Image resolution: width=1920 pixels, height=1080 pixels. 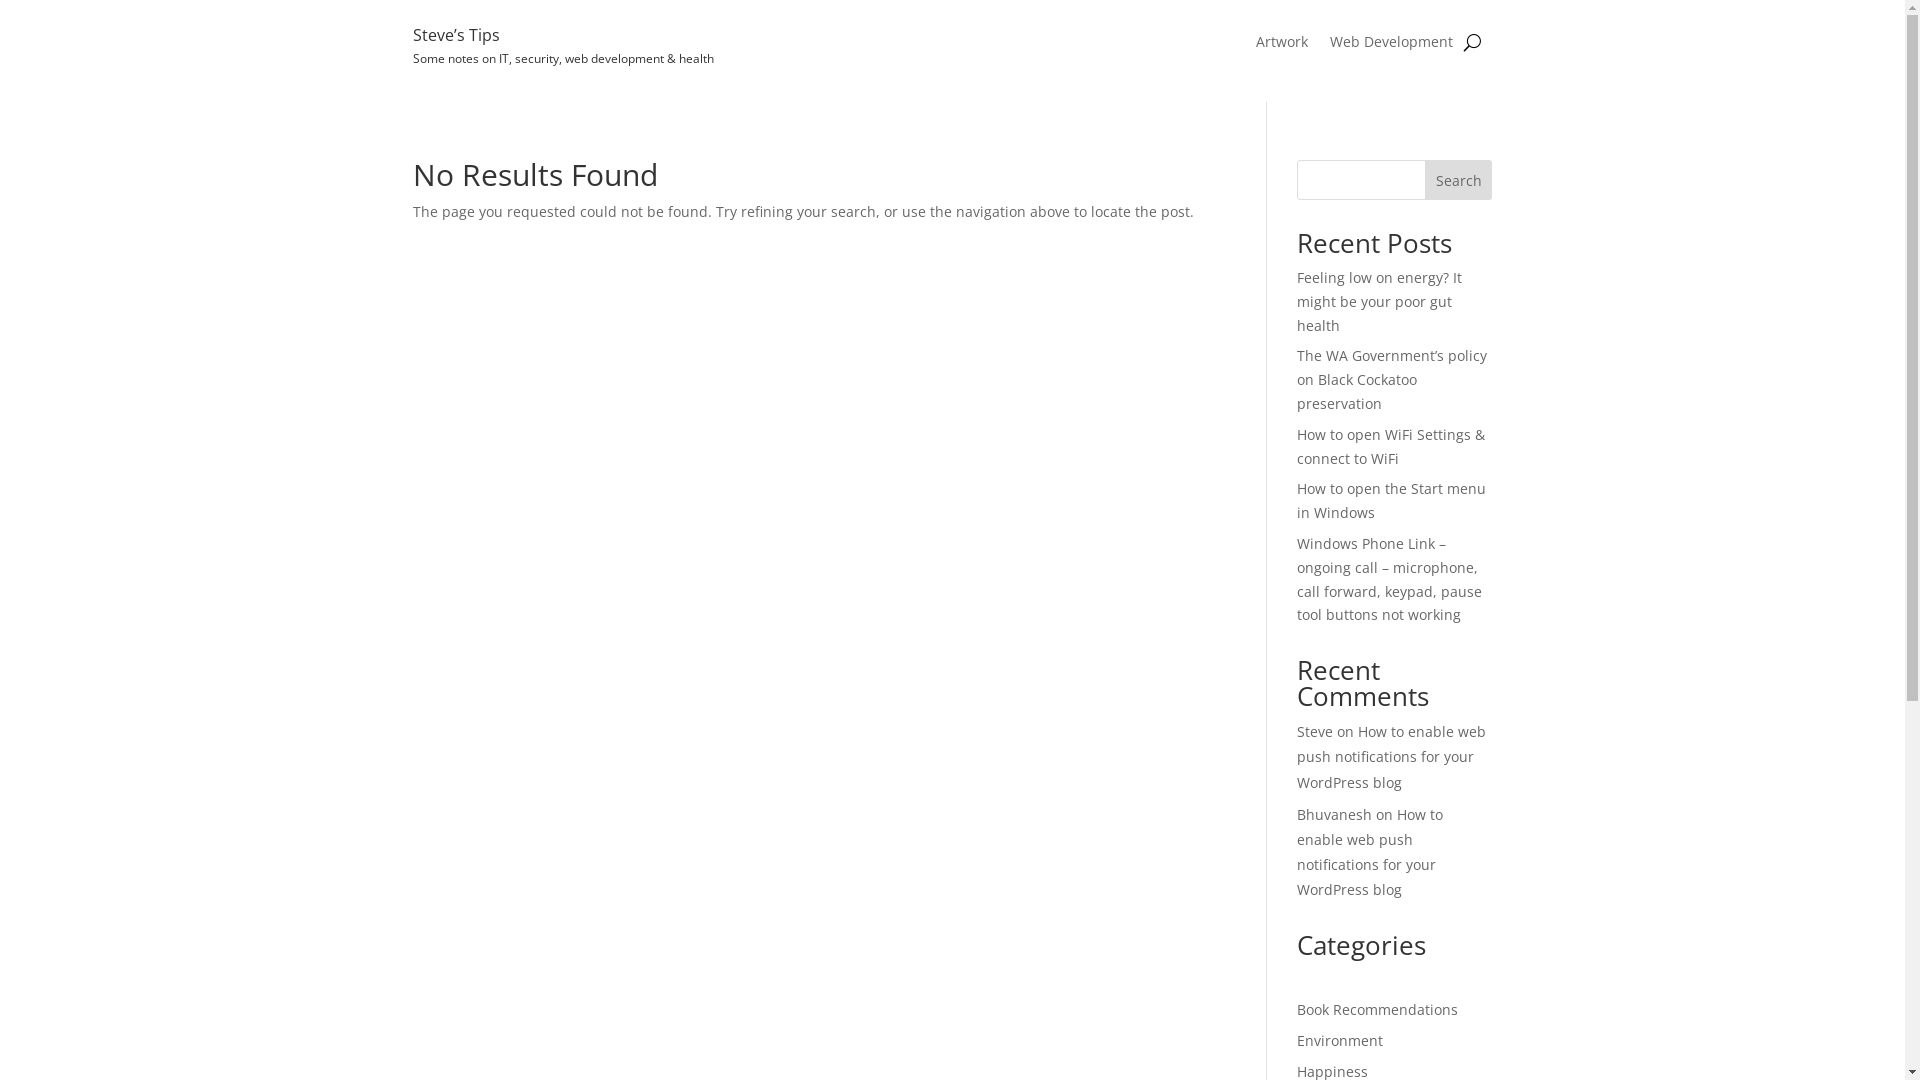 What do you see at coordinates (1376, 1009) in the screenshot?
I see `'Book Recommendations'` at bounding box center [1376, 1009].